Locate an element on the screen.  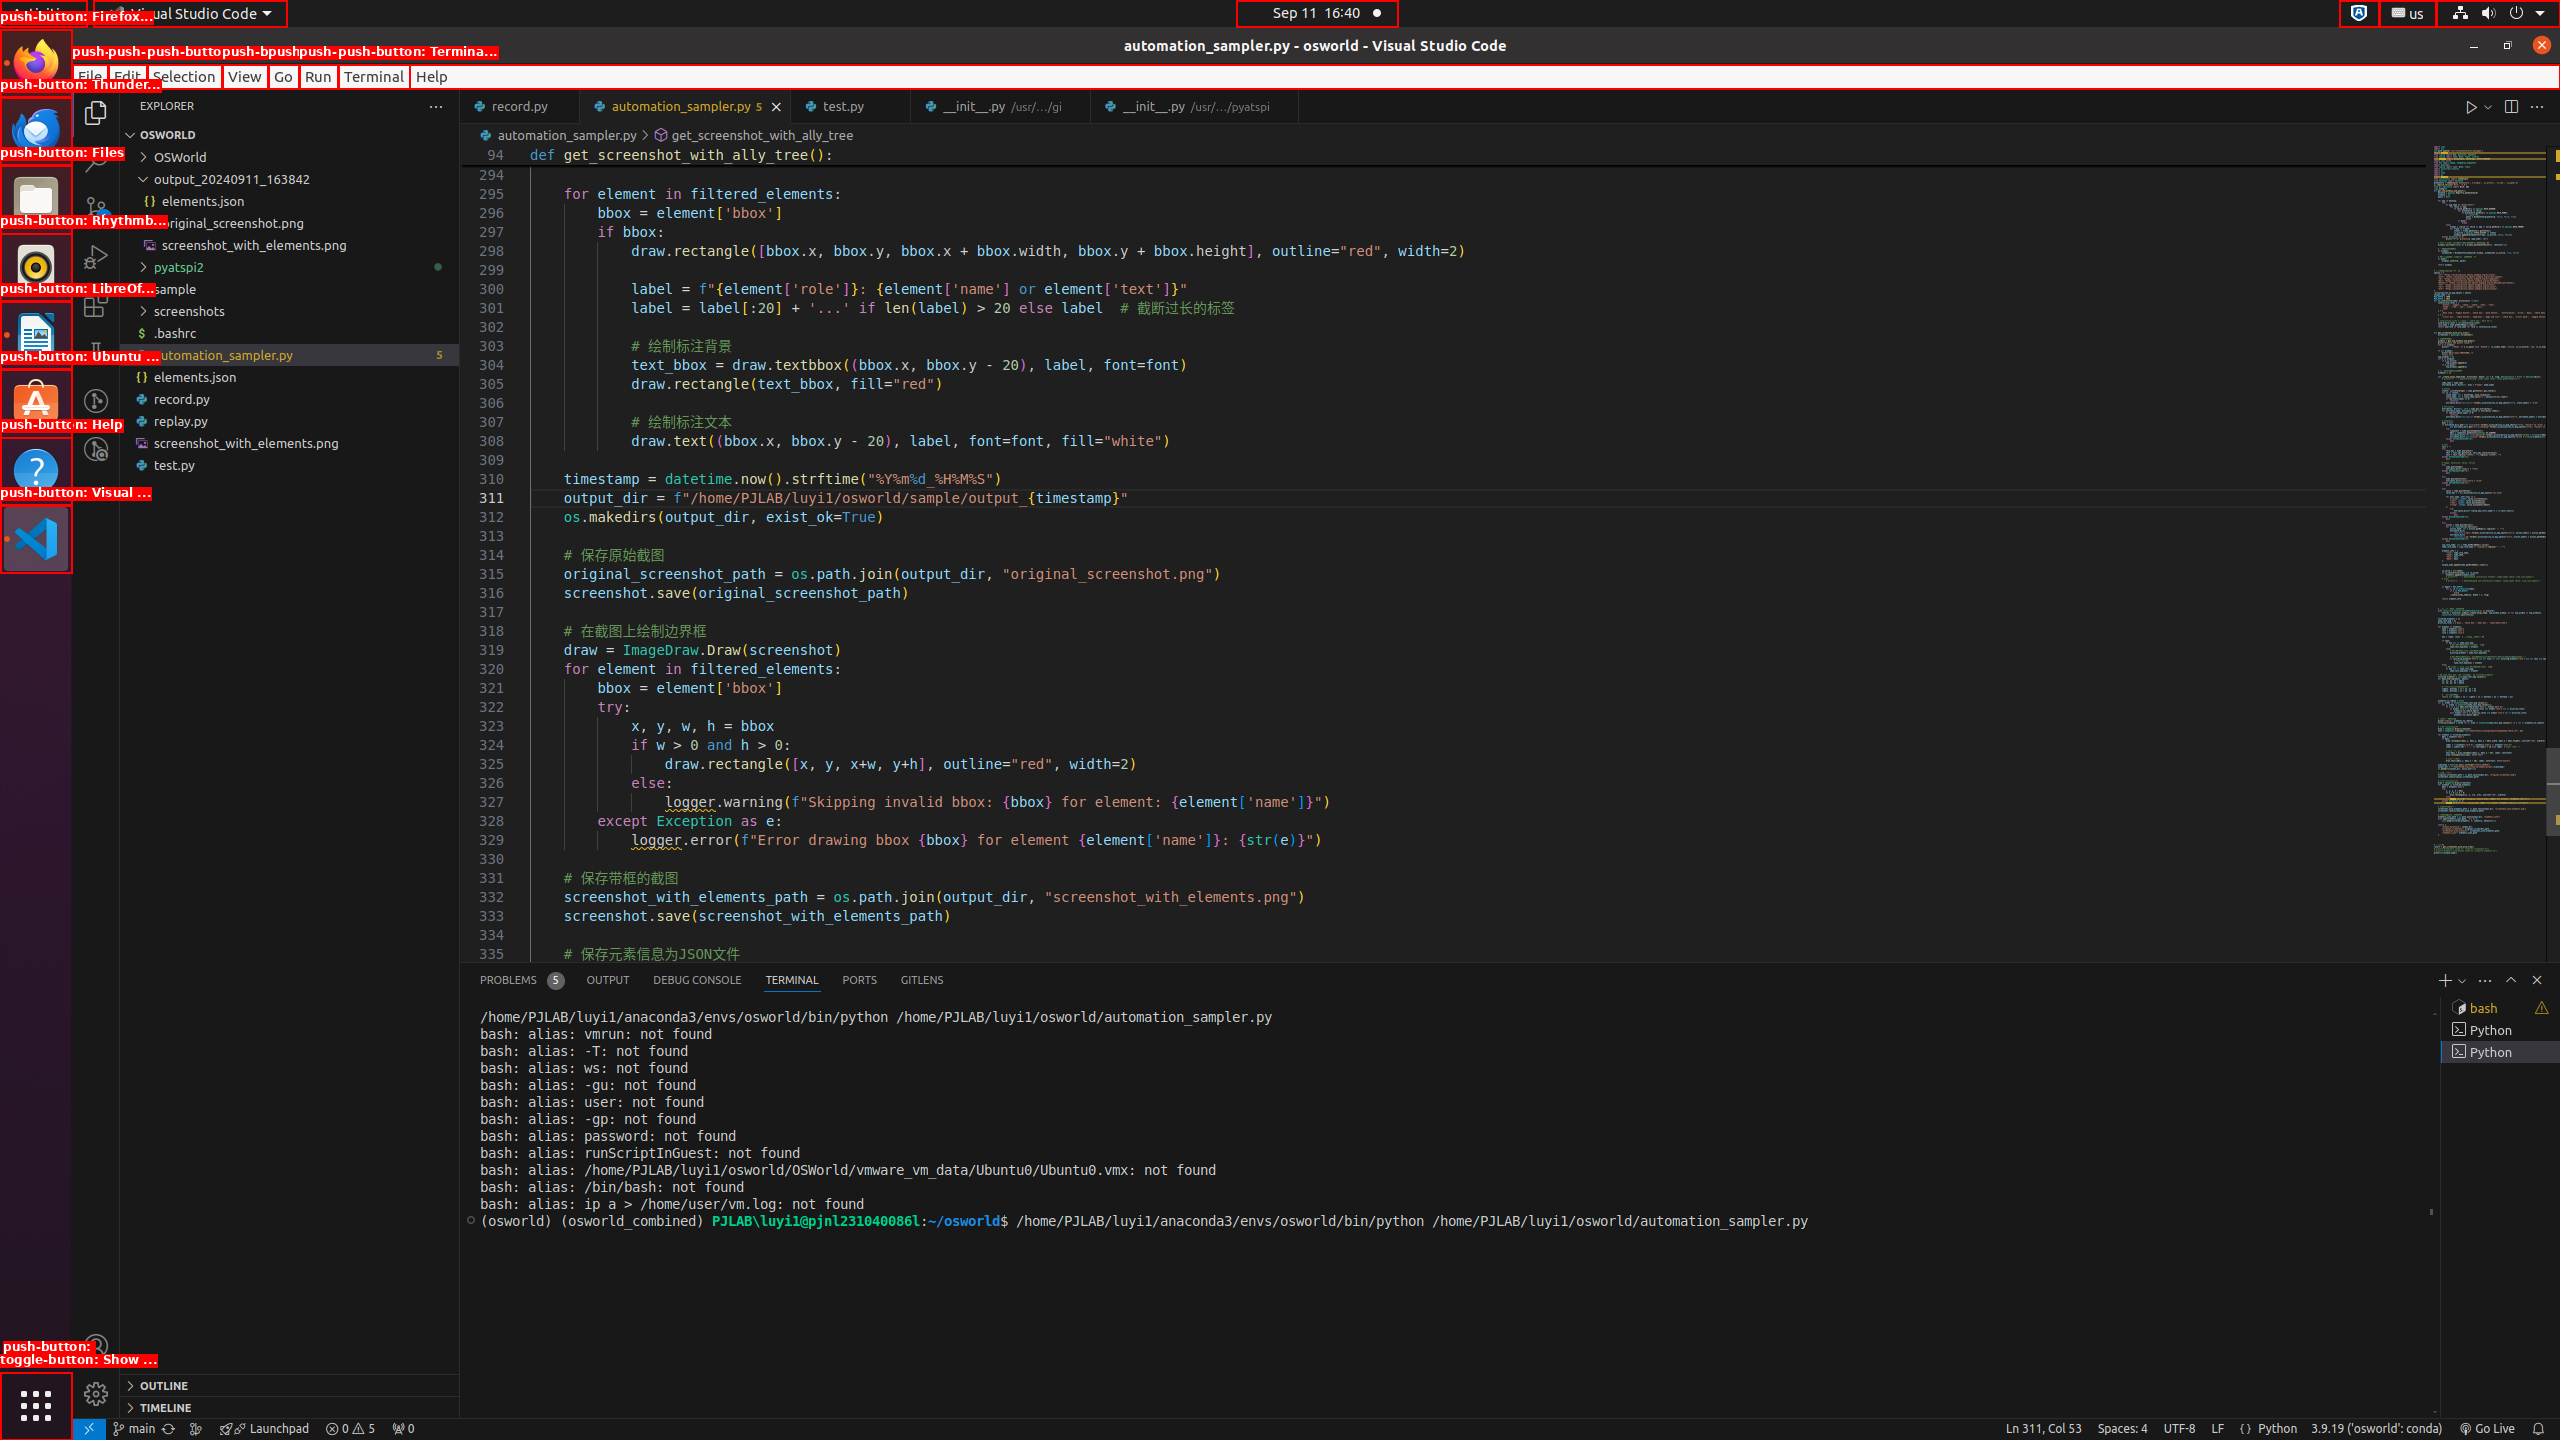
':1.21/StatusNotifierItem' is located at coordinates (2406, 12).